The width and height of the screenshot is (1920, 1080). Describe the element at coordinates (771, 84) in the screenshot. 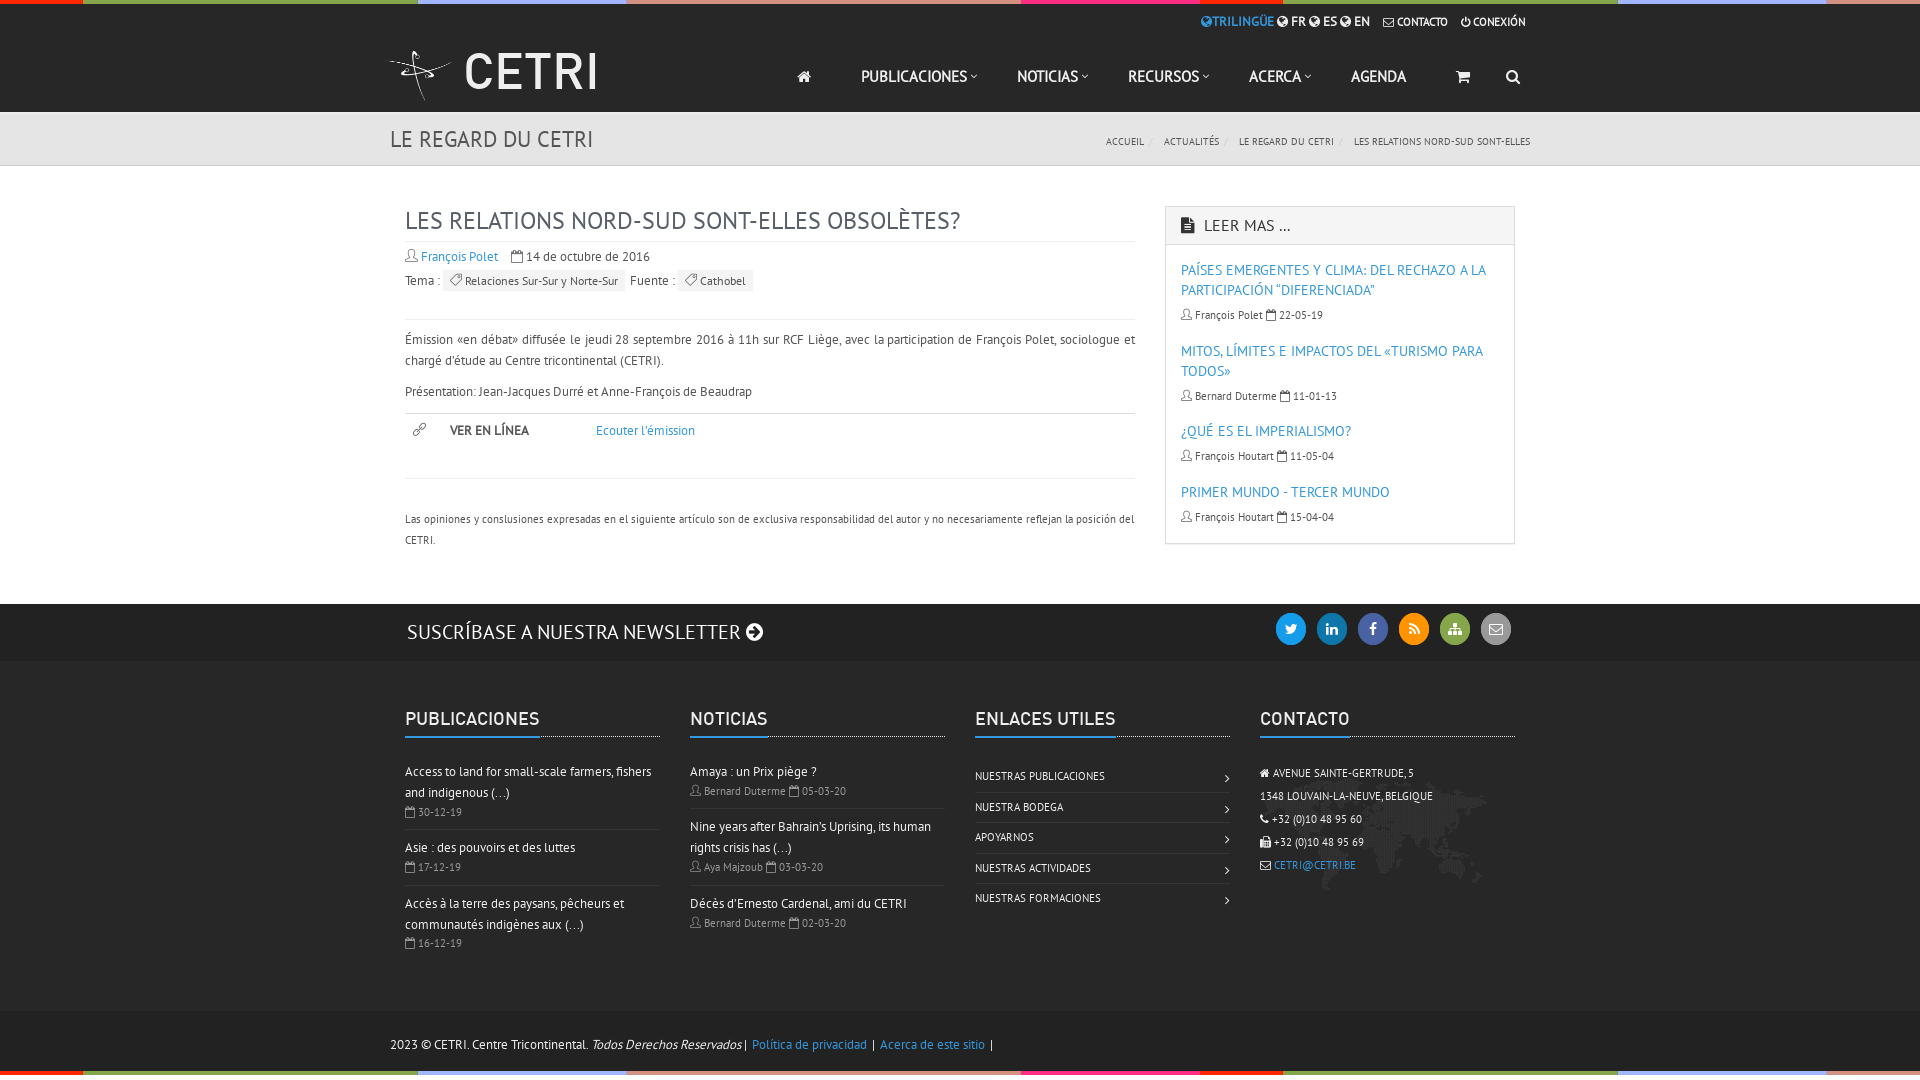

I see `'Portada'` at that location.